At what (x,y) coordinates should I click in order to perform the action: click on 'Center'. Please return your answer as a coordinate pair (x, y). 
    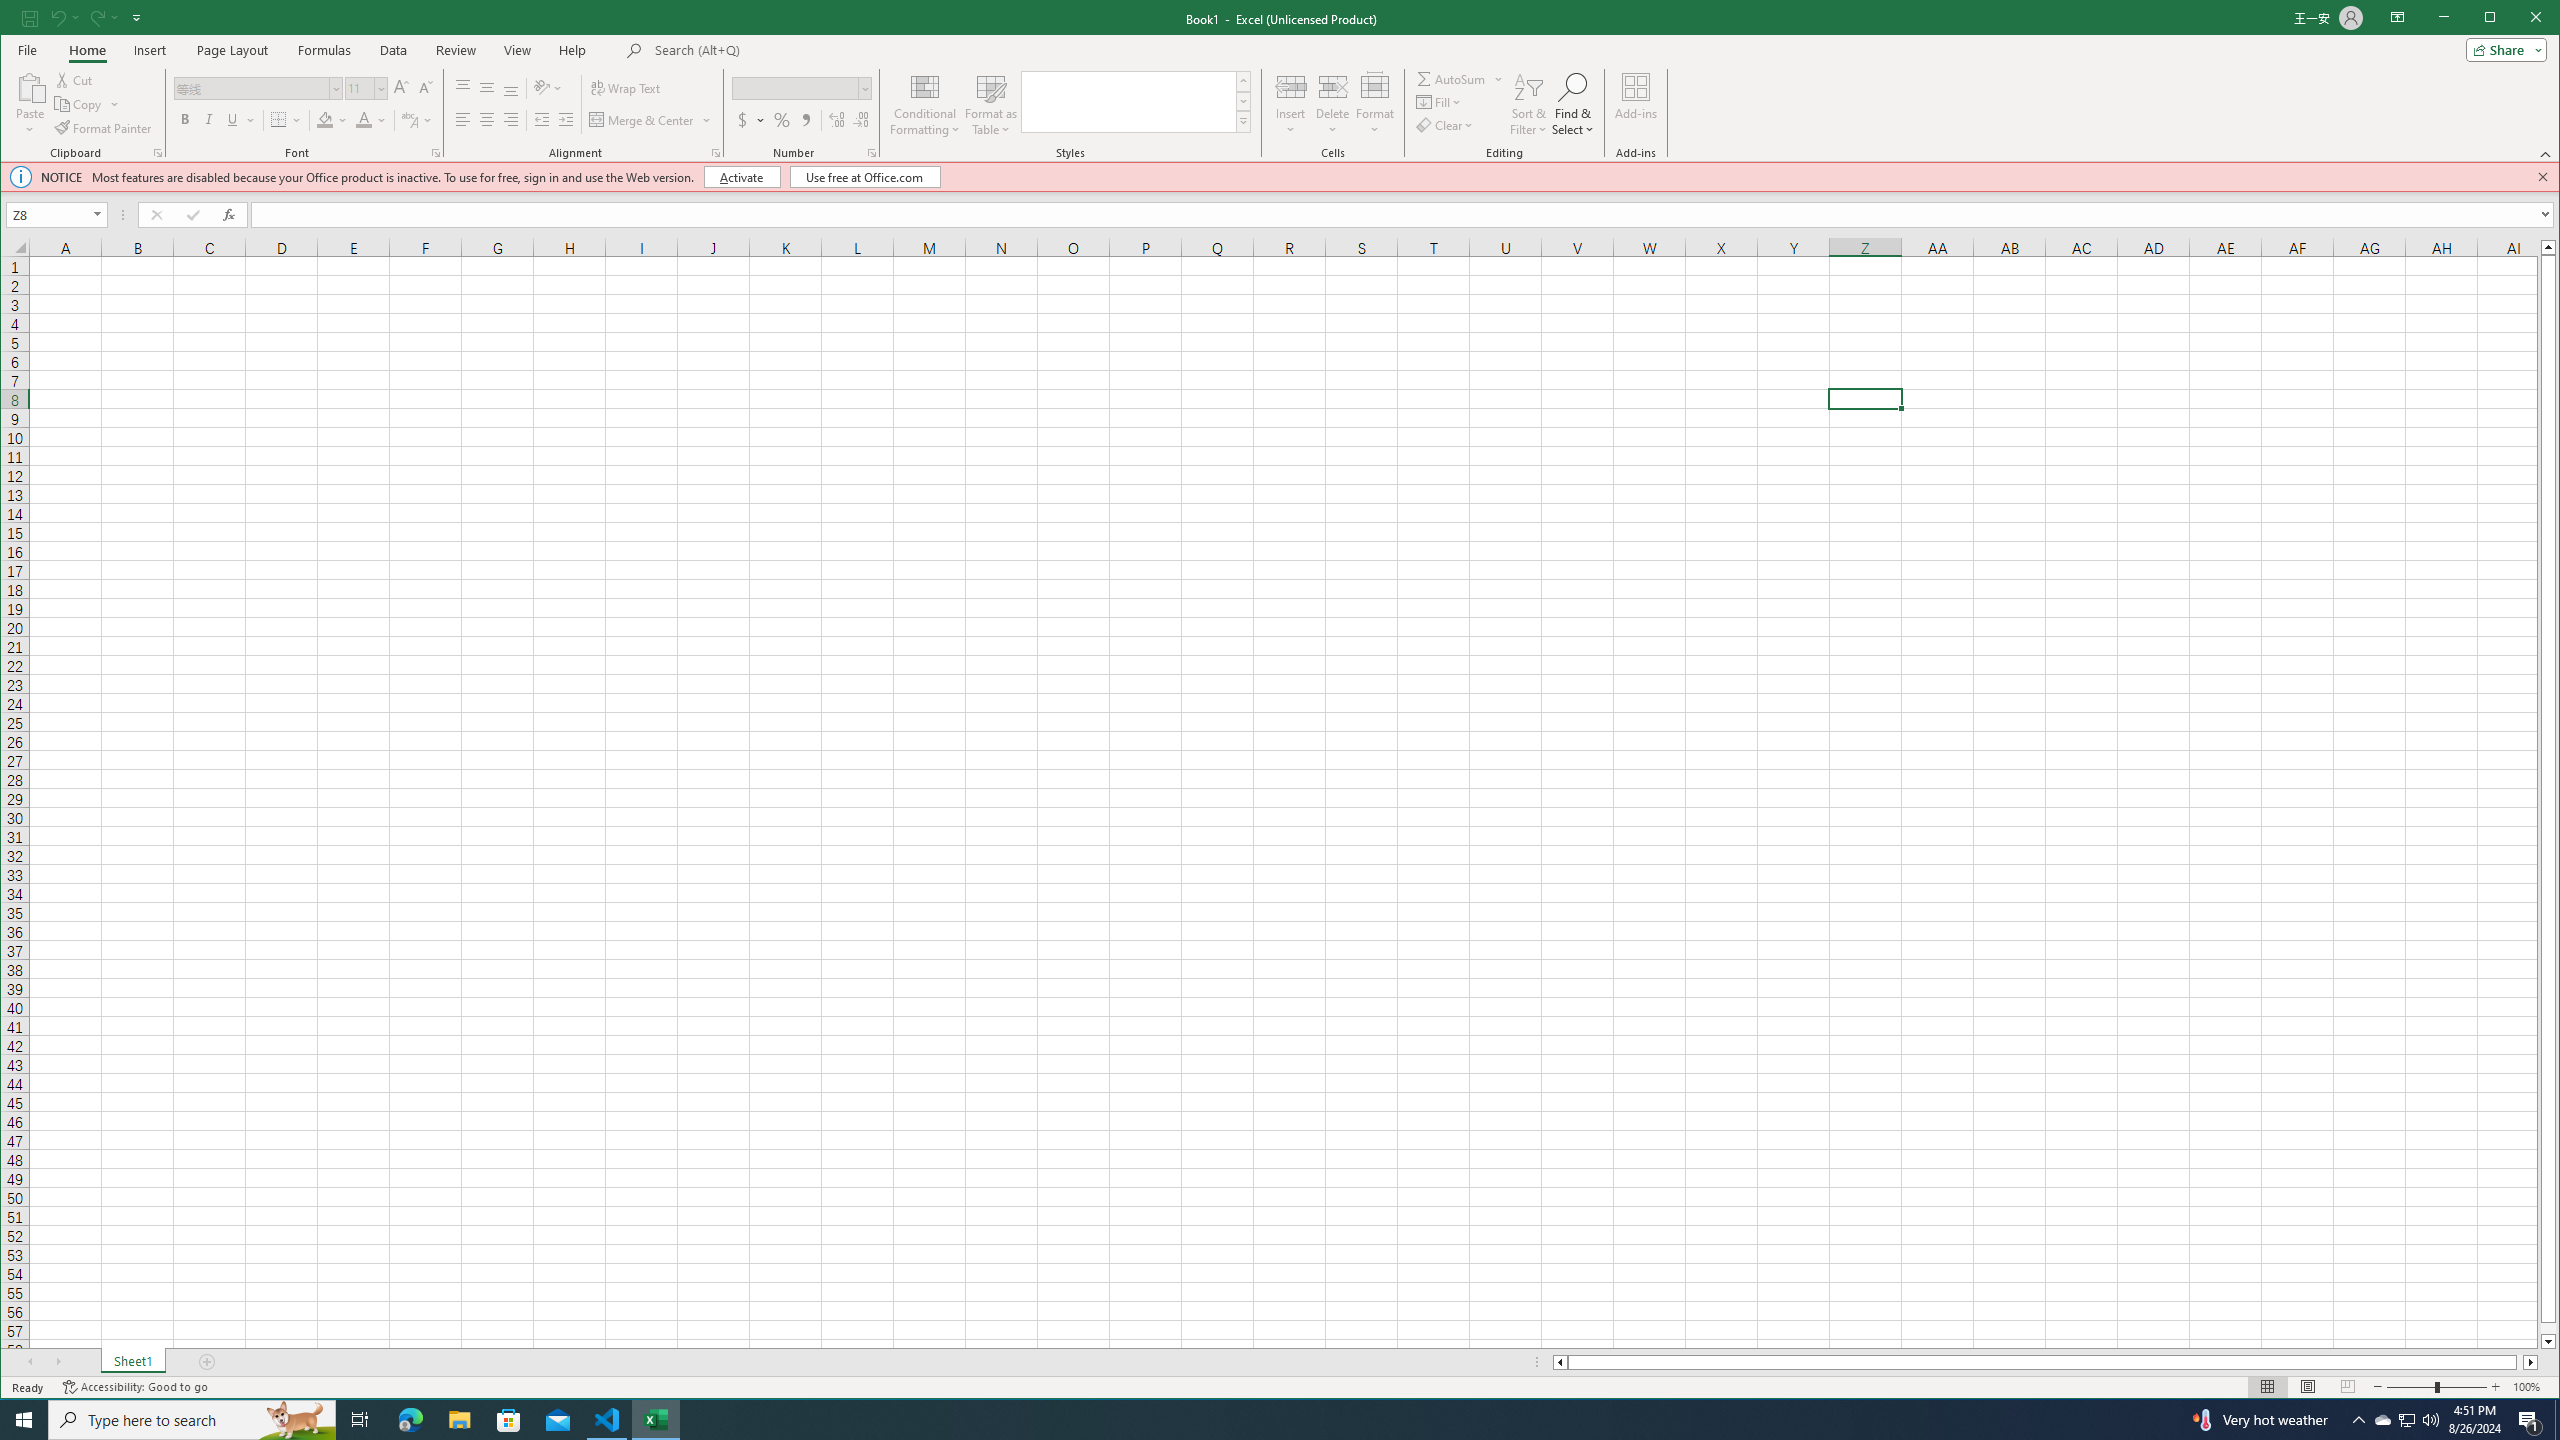
    Looking at the image, I should click on (486, 119).